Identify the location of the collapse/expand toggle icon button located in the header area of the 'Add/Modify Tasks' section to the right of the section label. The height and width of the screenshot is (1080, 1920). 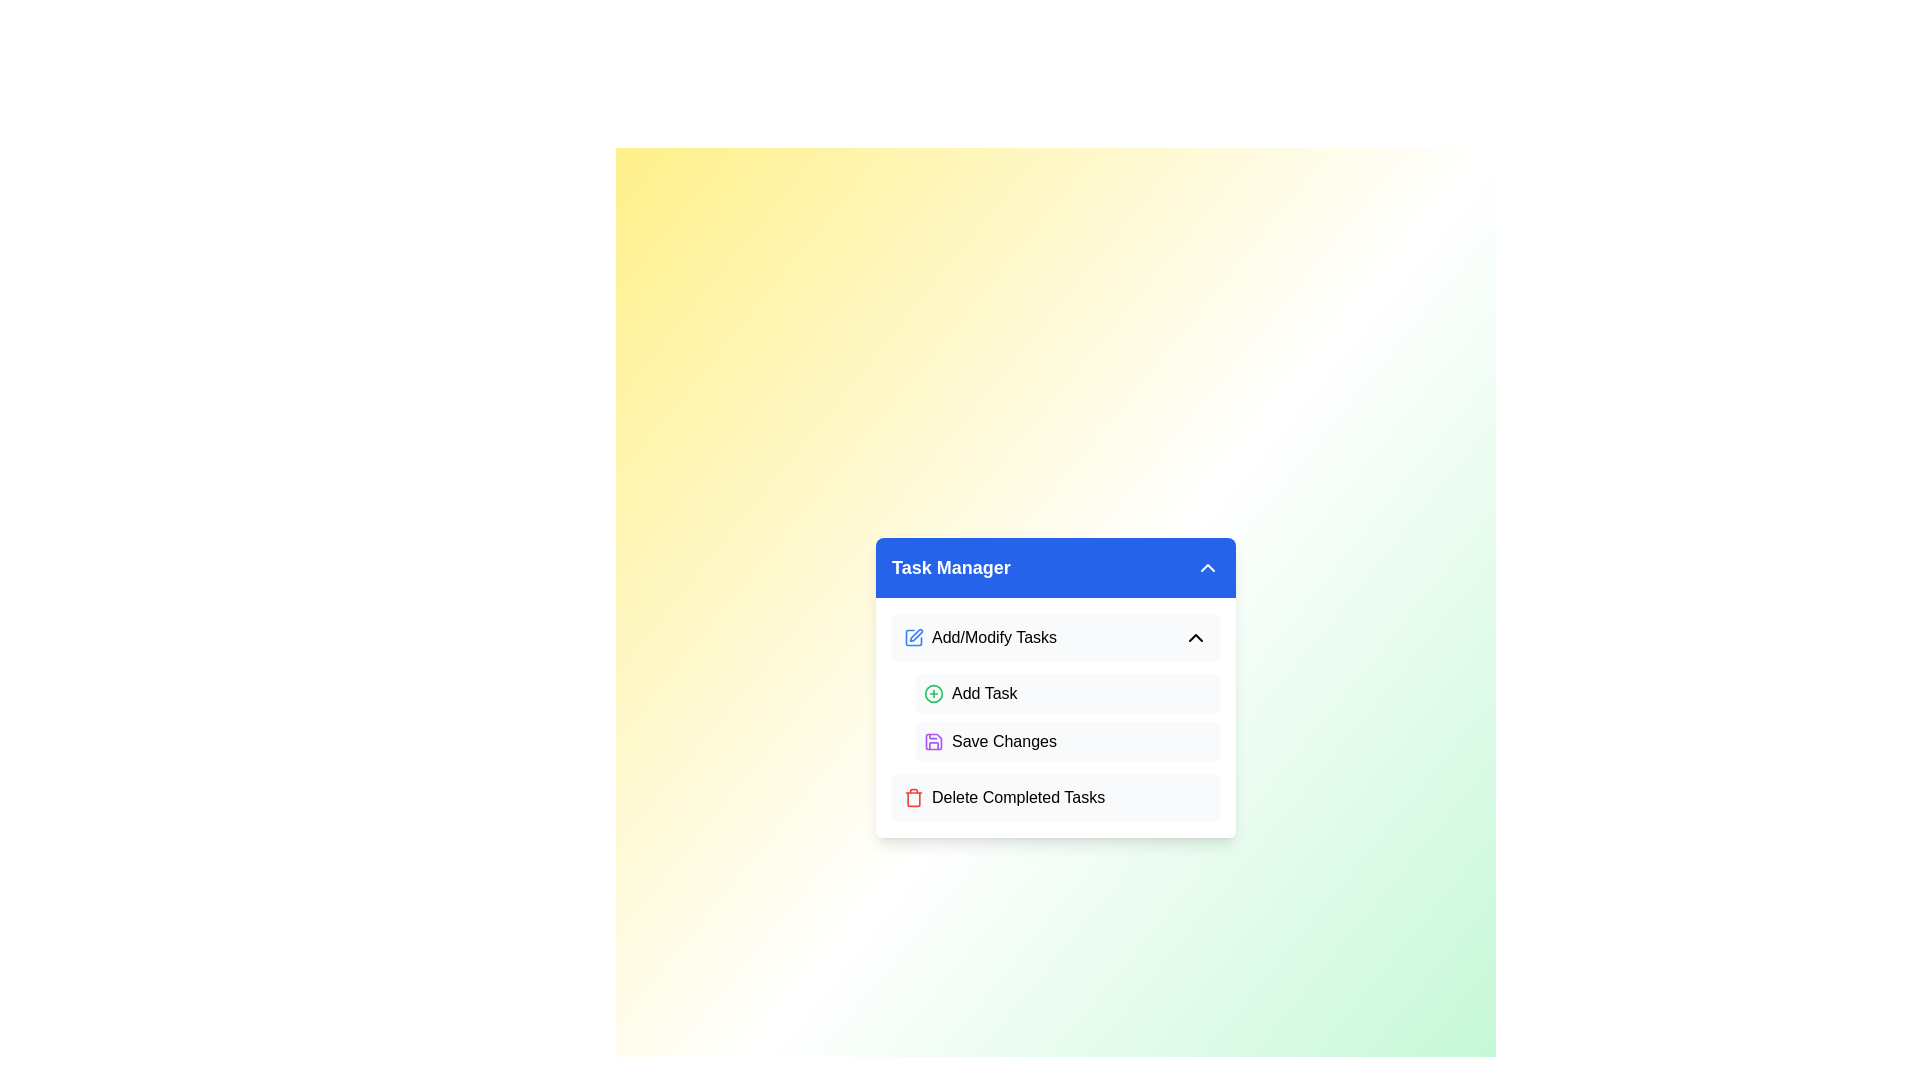
(1195, 637).